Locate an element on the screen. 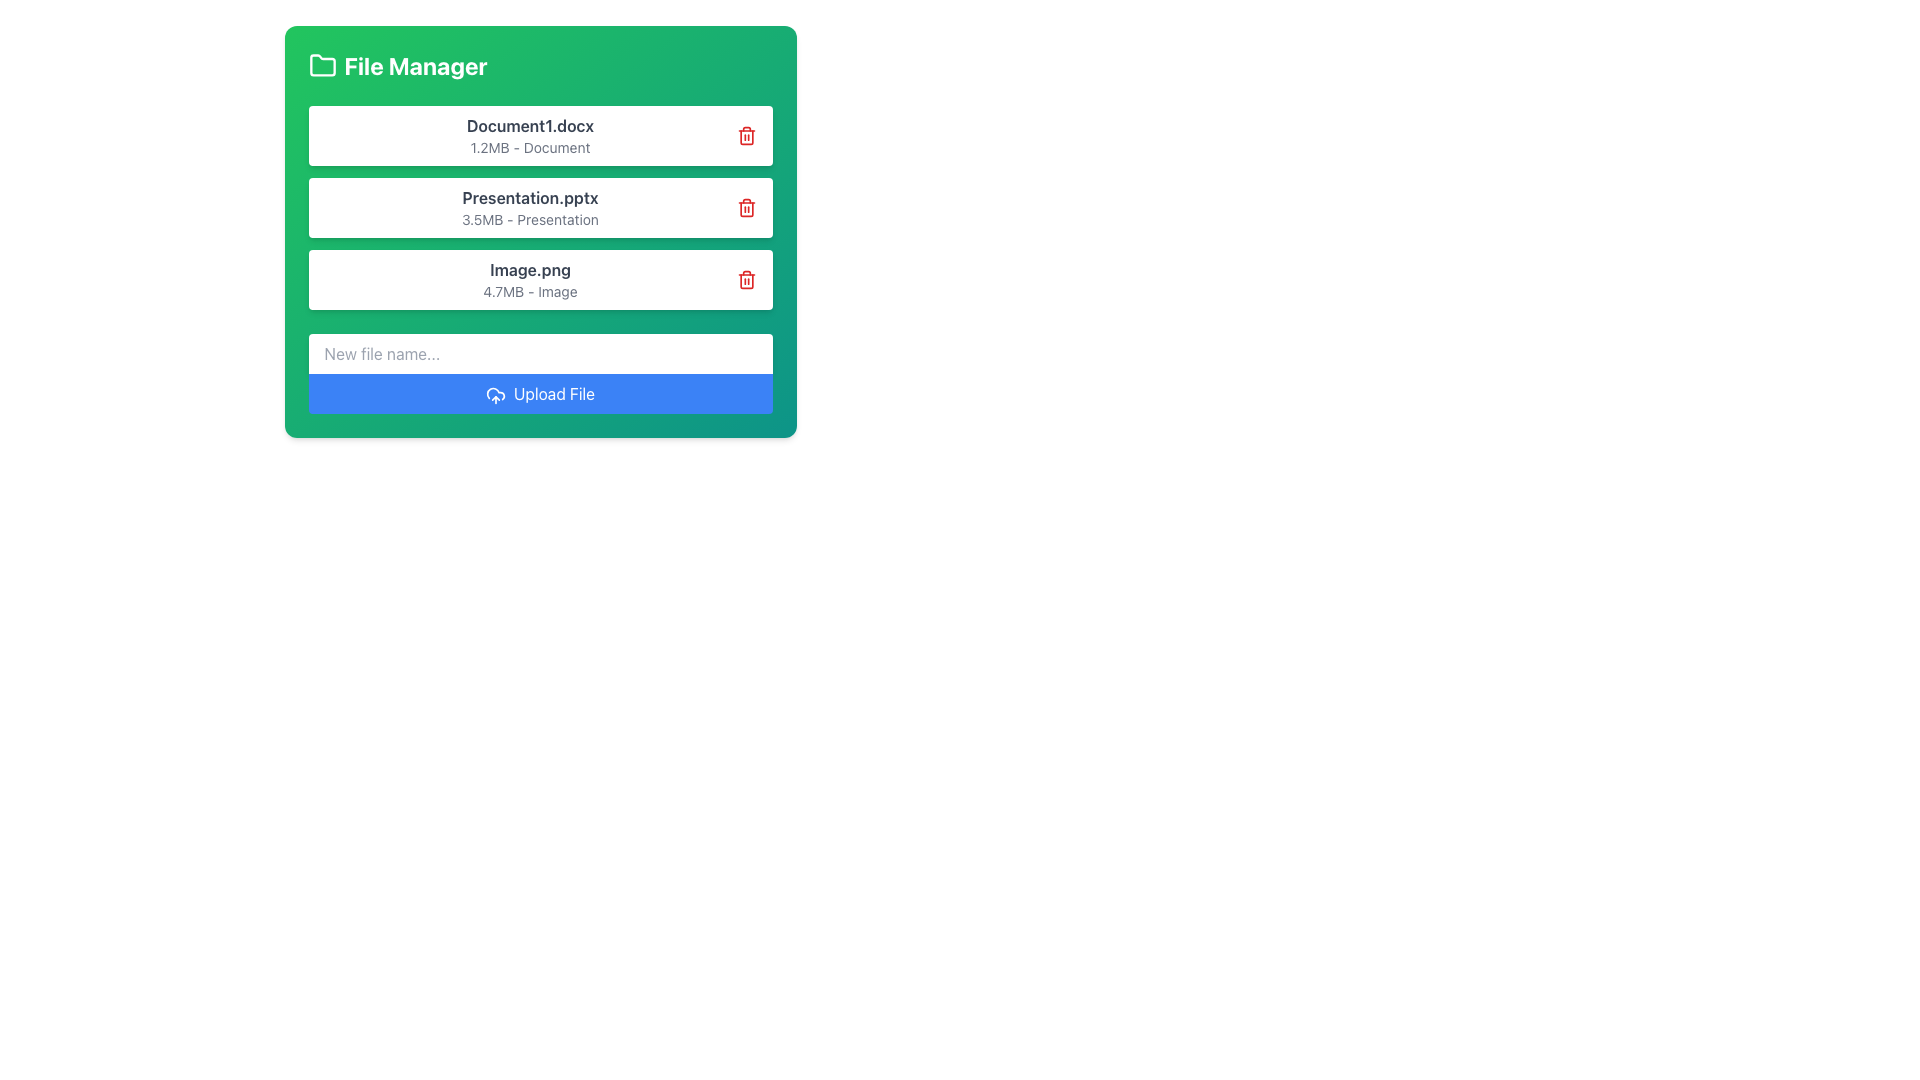  the small SVG icon resembling a cloud with an upward arrow, which is part of the 'Upload File' button, located on the left side of the text label is located at coordinates (495, 395).